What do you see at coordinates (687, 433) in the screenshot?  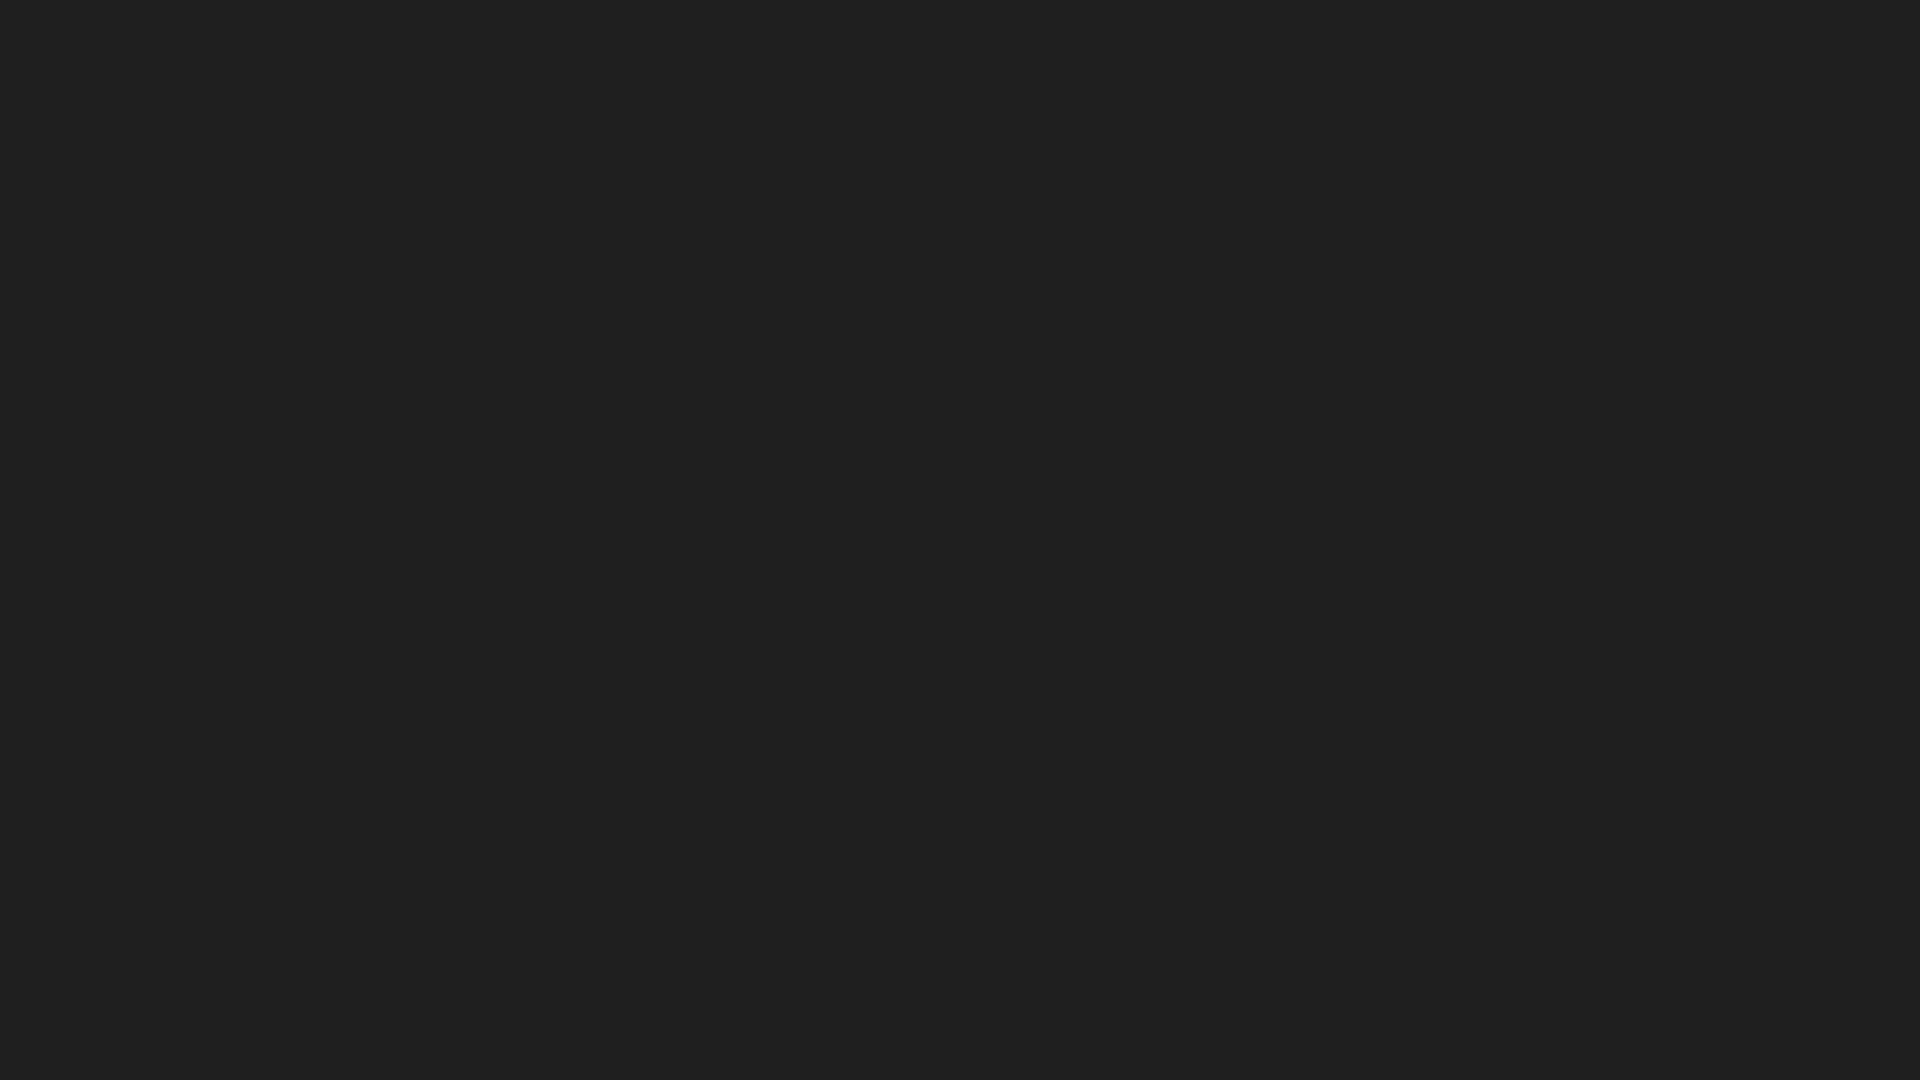 I see `More` at bounding box center [687, 433].